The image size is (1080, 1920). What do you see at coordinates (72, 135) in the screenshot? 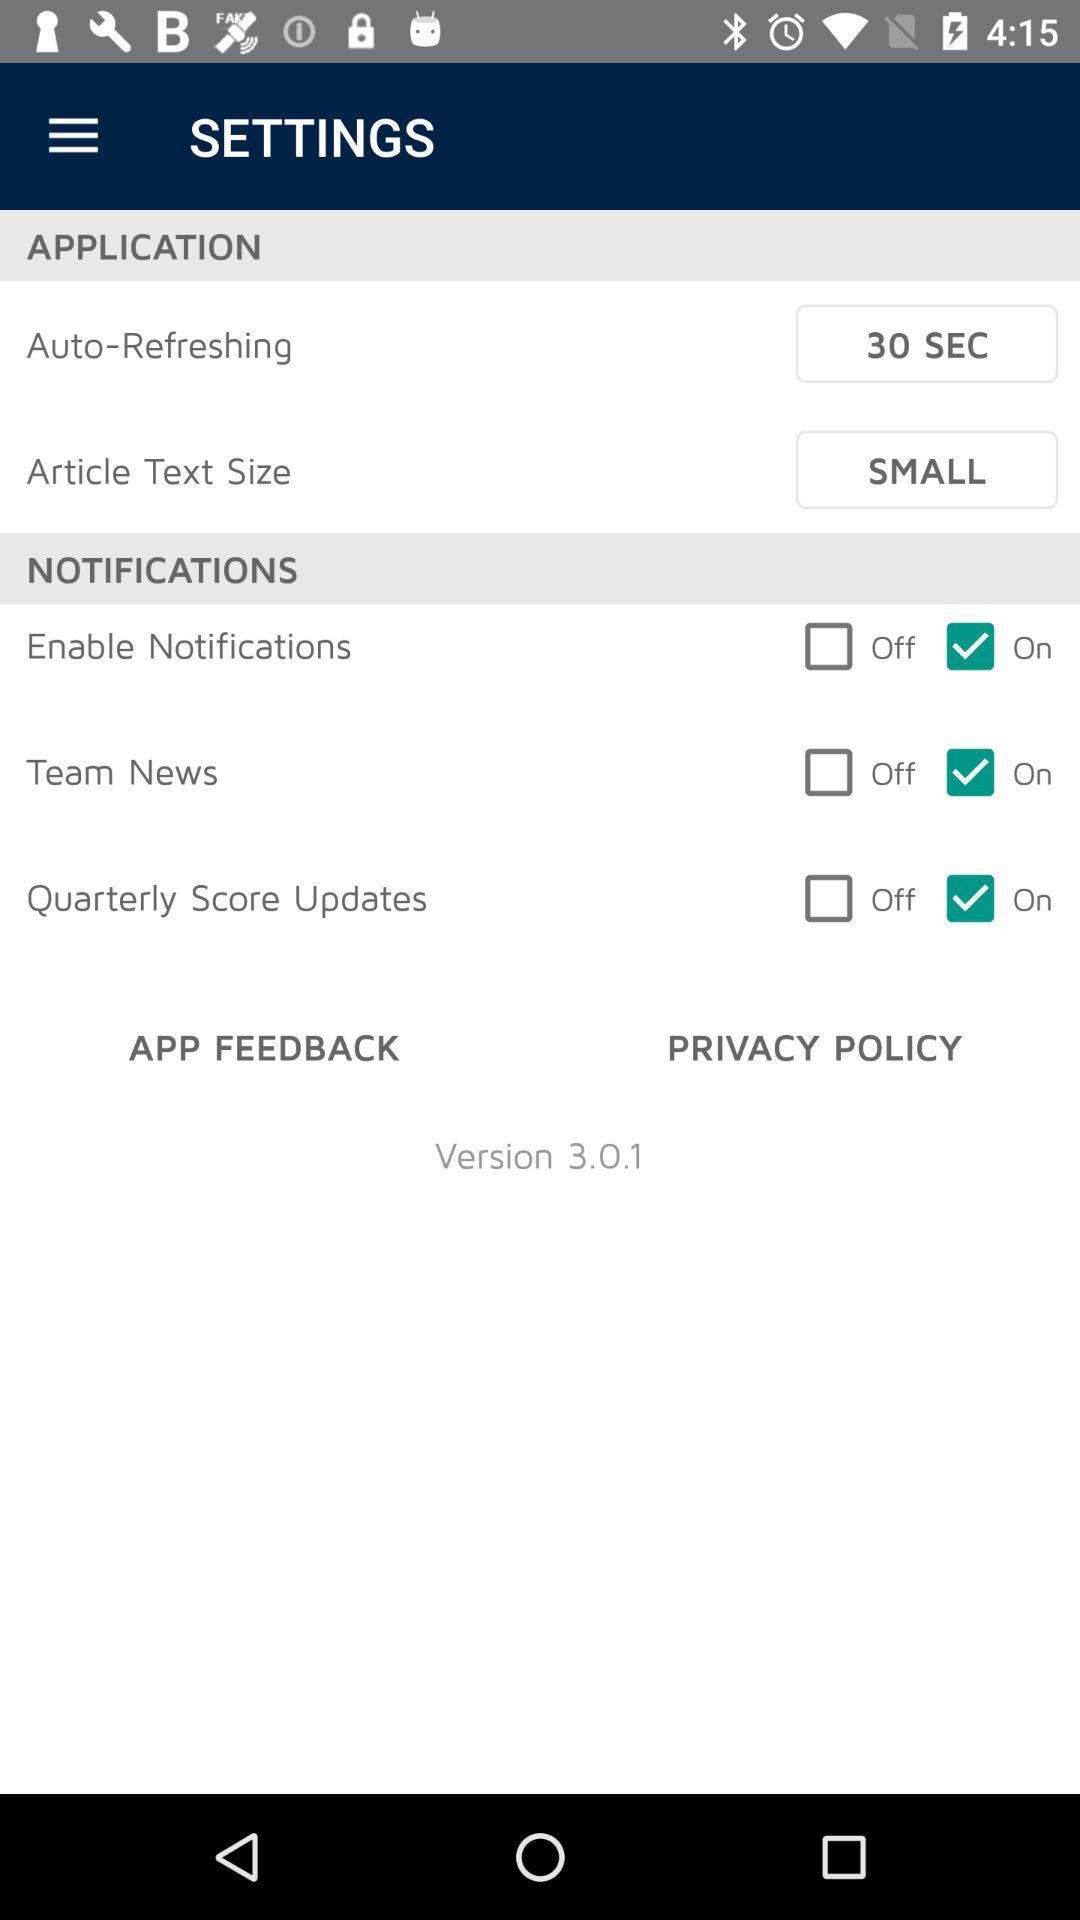
I see `the icon to the left of the settings item` at bounding box center [72, 135].